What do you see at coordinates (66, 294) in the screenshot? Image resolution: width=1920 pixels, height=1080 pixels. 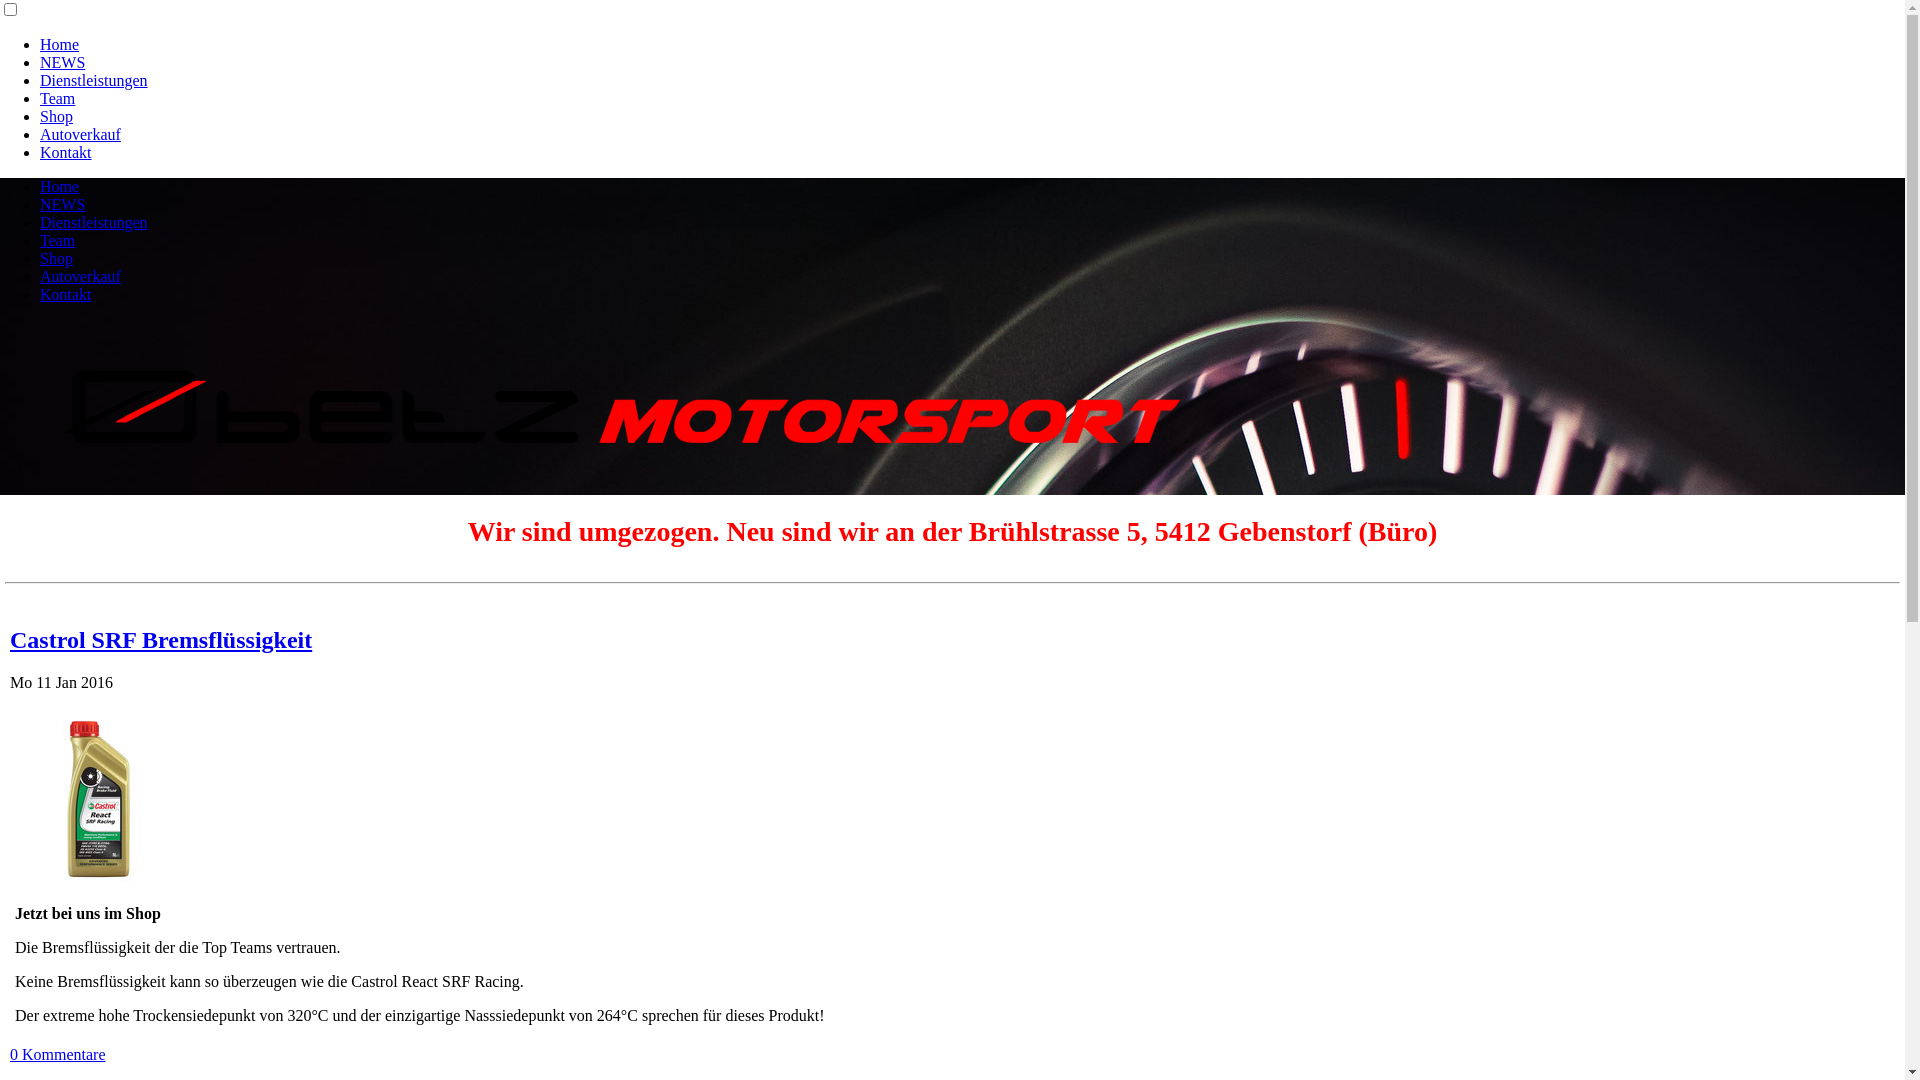 I see `'Kontakt'` at bounding box center [66, 294].